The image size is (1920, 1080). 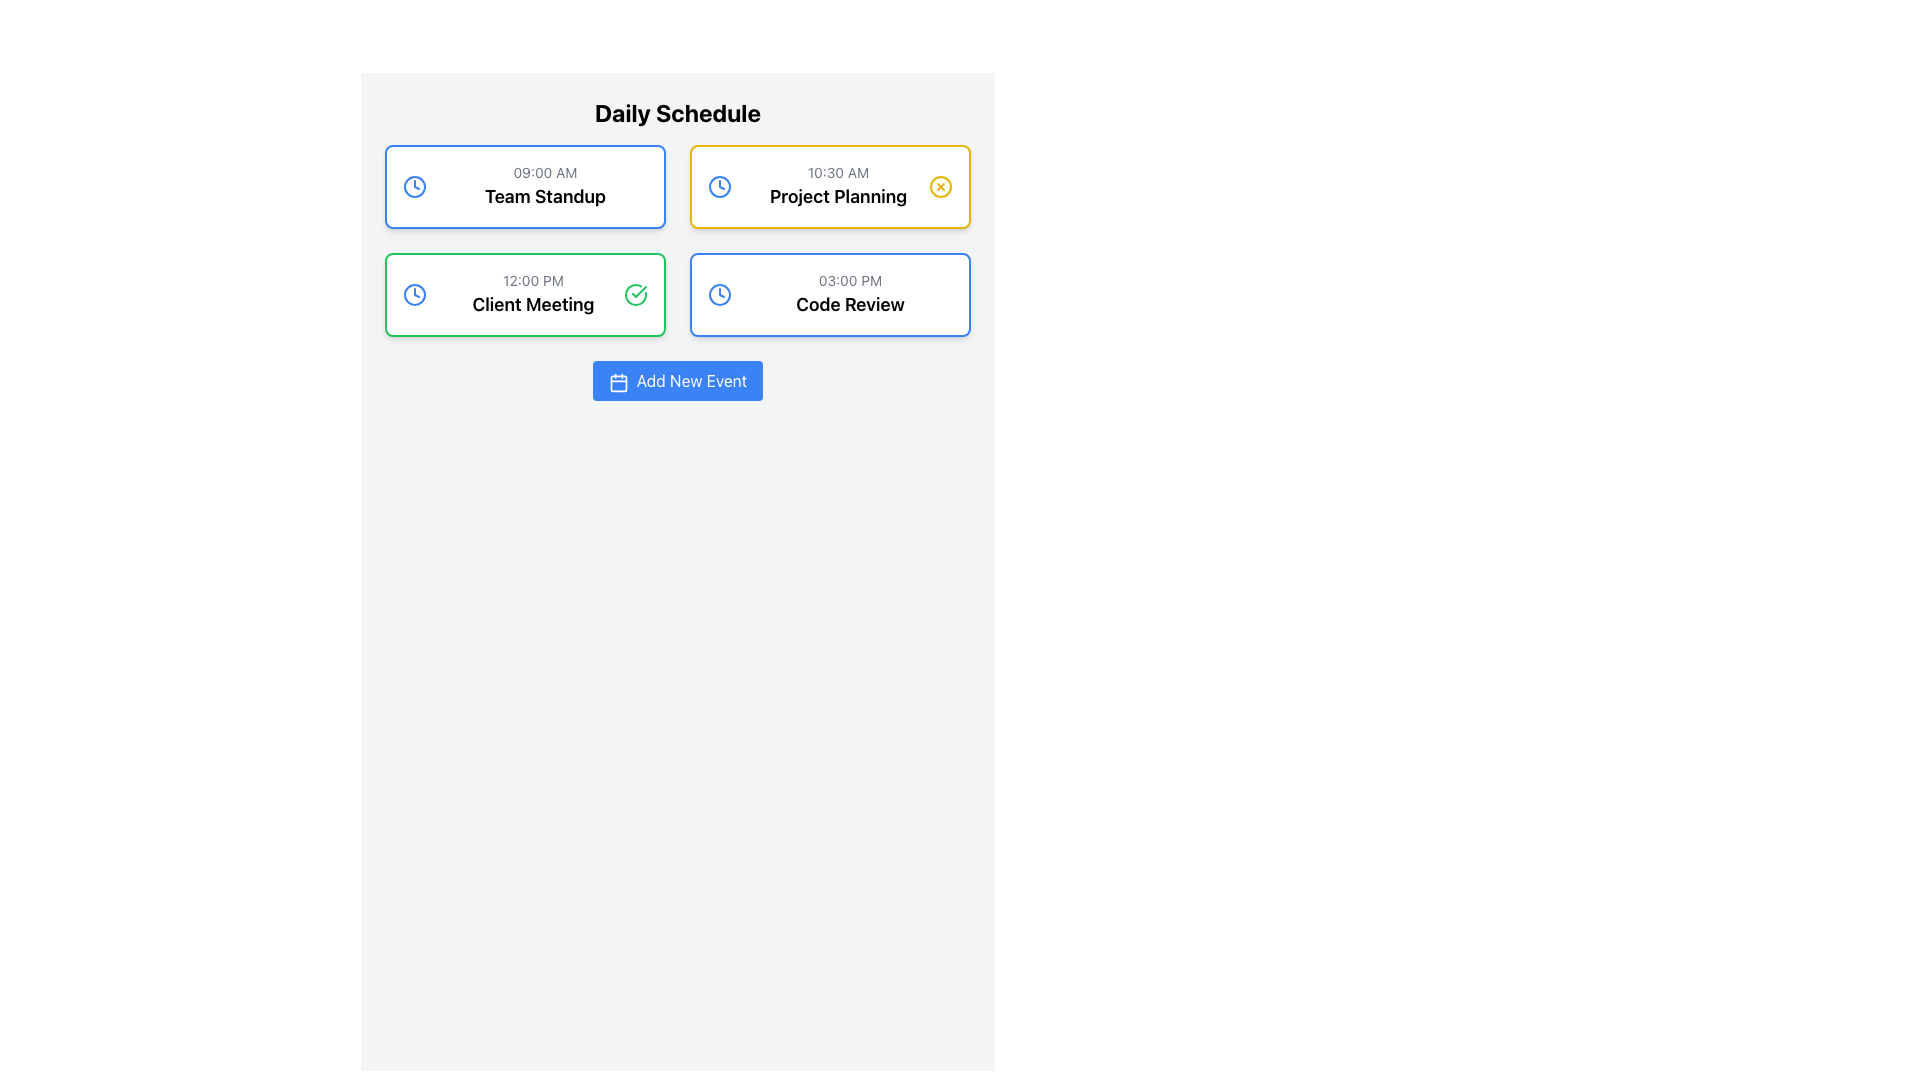 What do you see at coordinates (617, 383) in the screenshot?
I see `the calendar icon's SVG rectangle component which serves as the main body of the calendar representation` at bounding box center [617, 383].